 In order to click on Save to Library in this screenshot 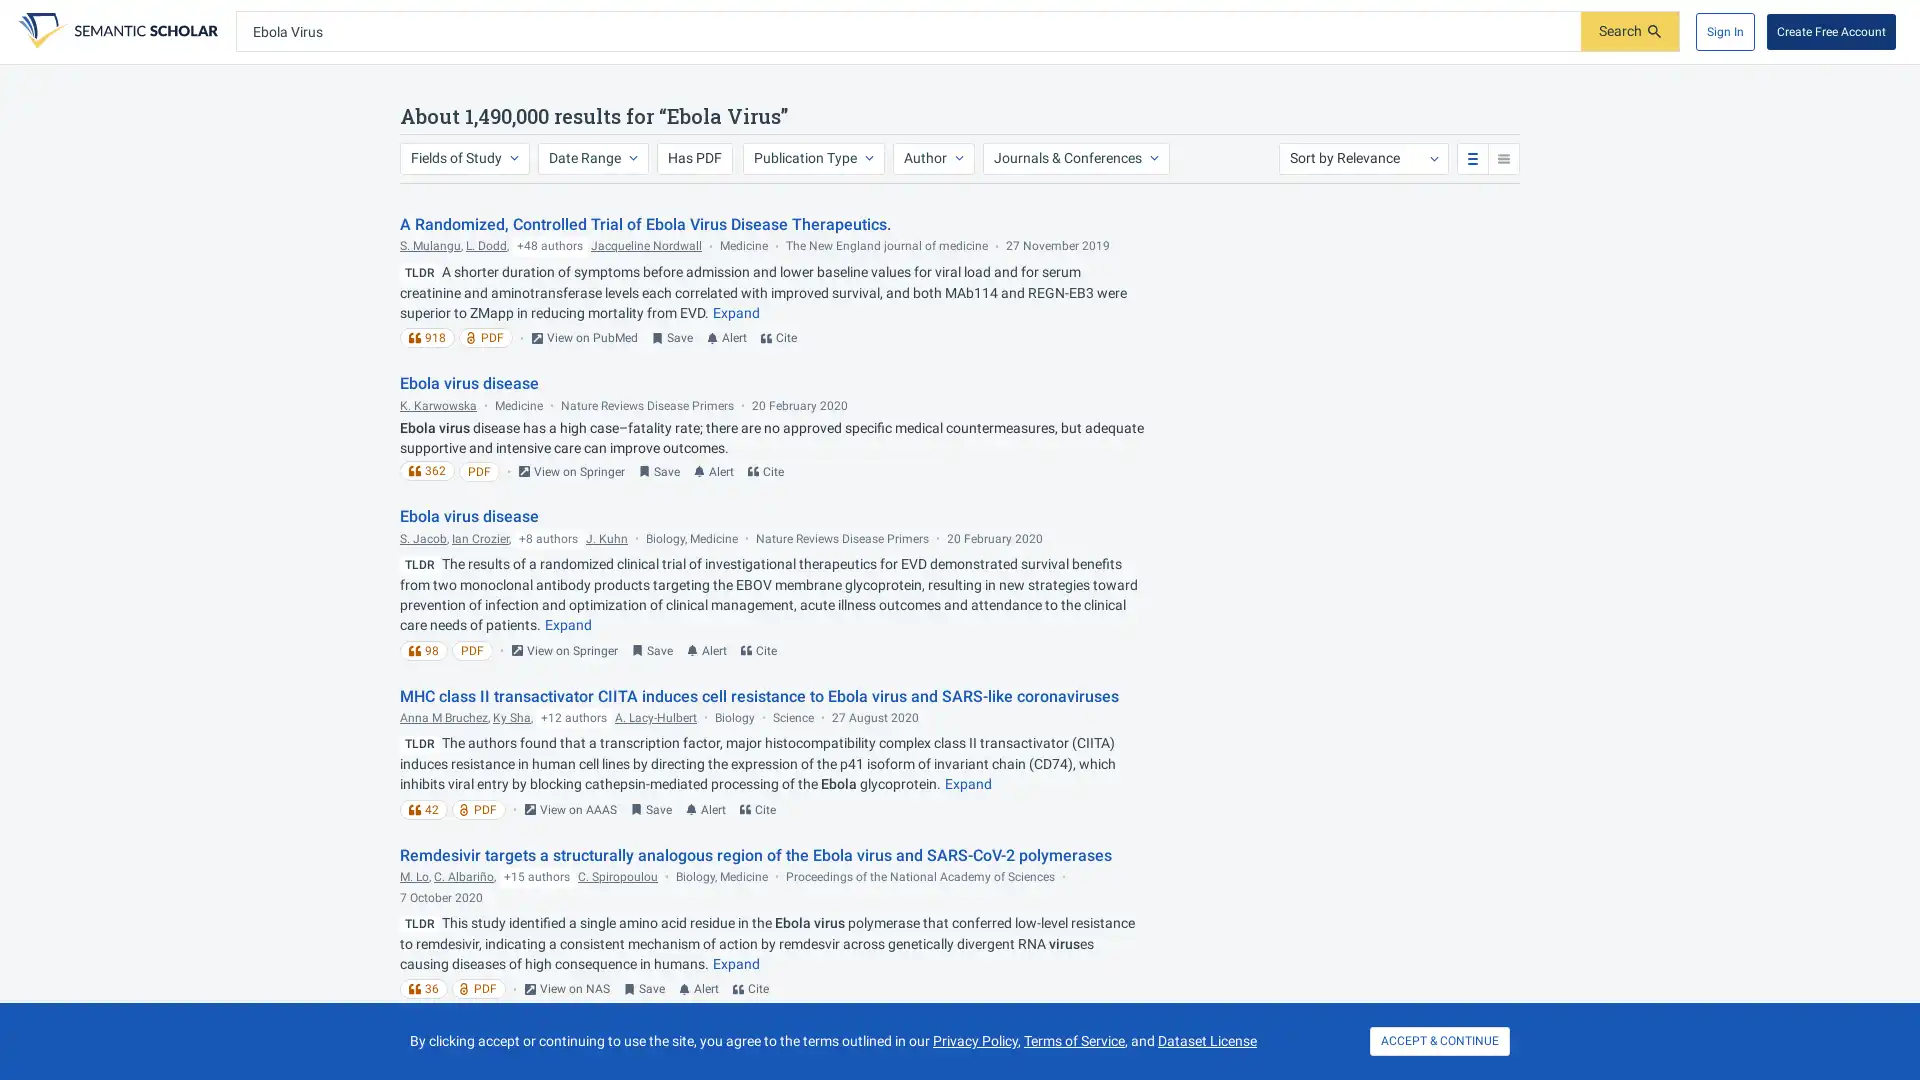, I will do `click(644, 987)`.